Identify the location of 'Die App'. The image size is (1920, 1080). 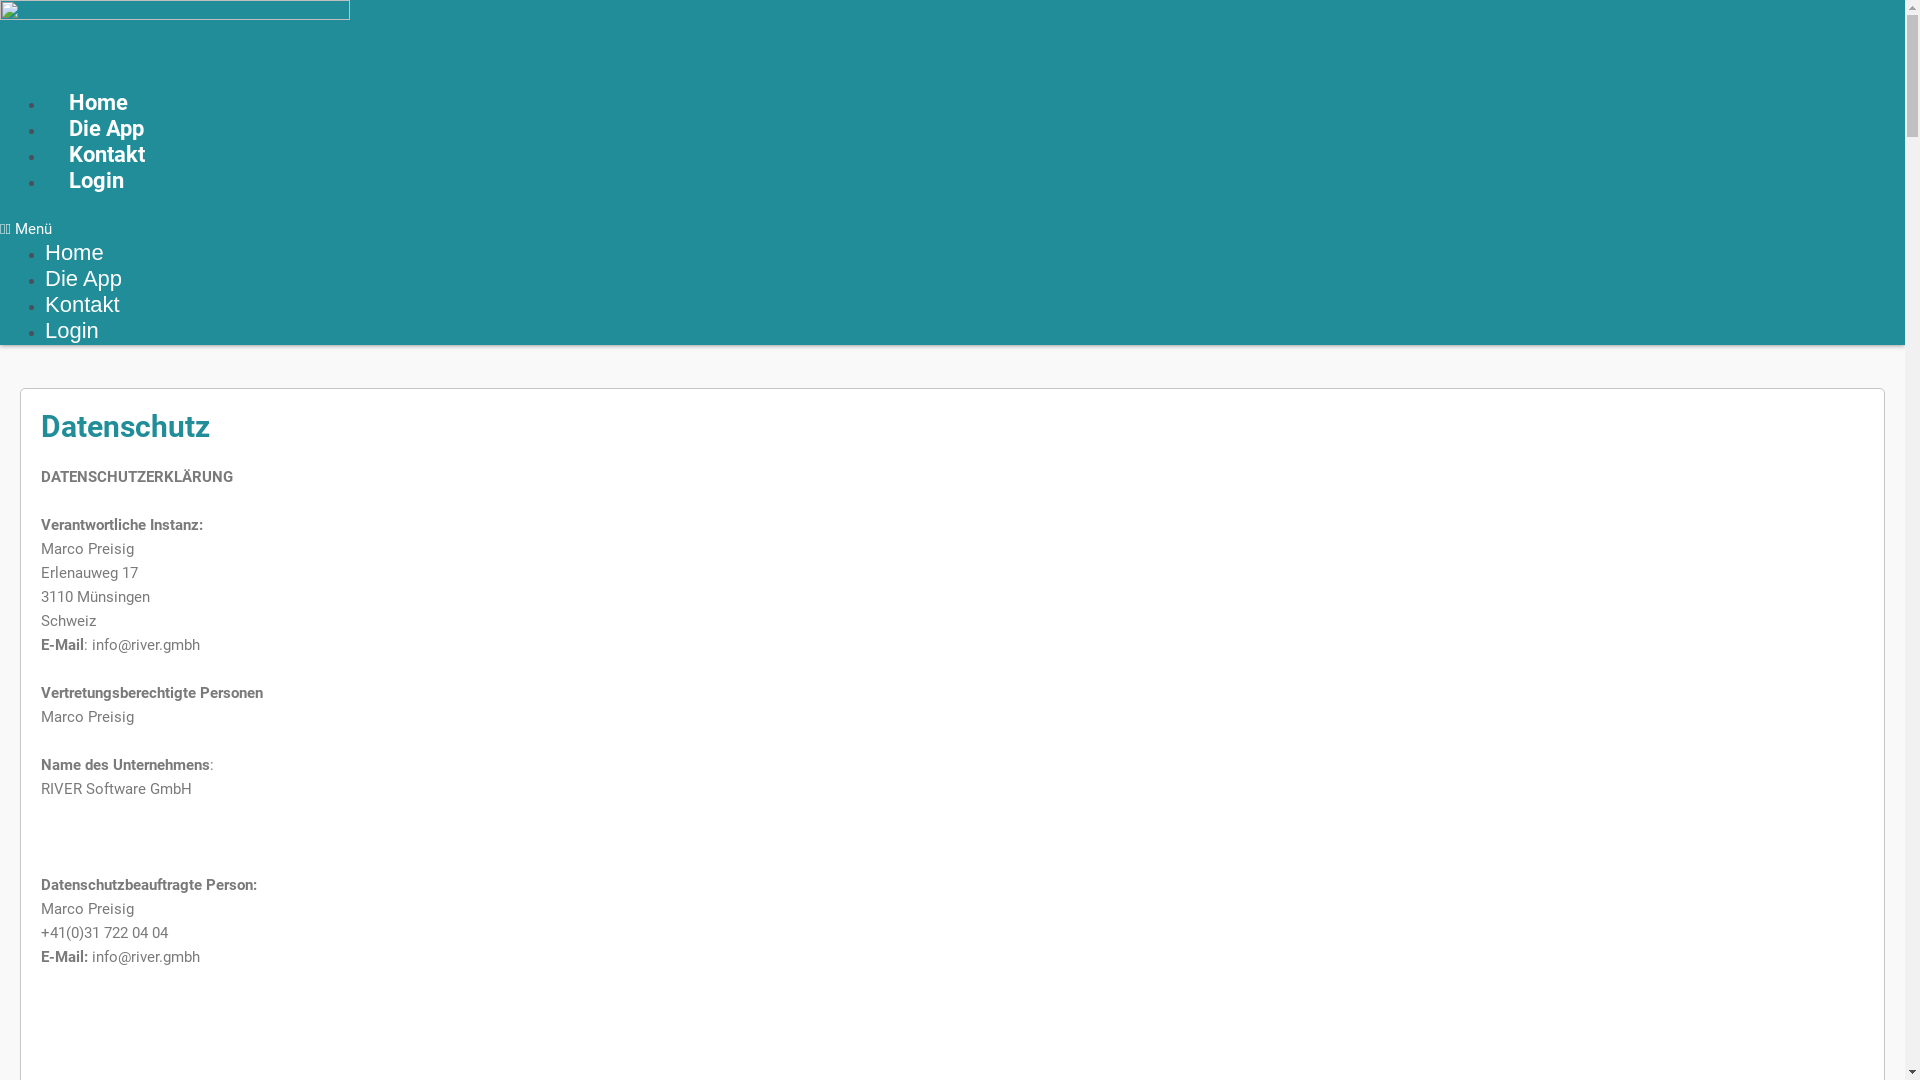
(105, 128).